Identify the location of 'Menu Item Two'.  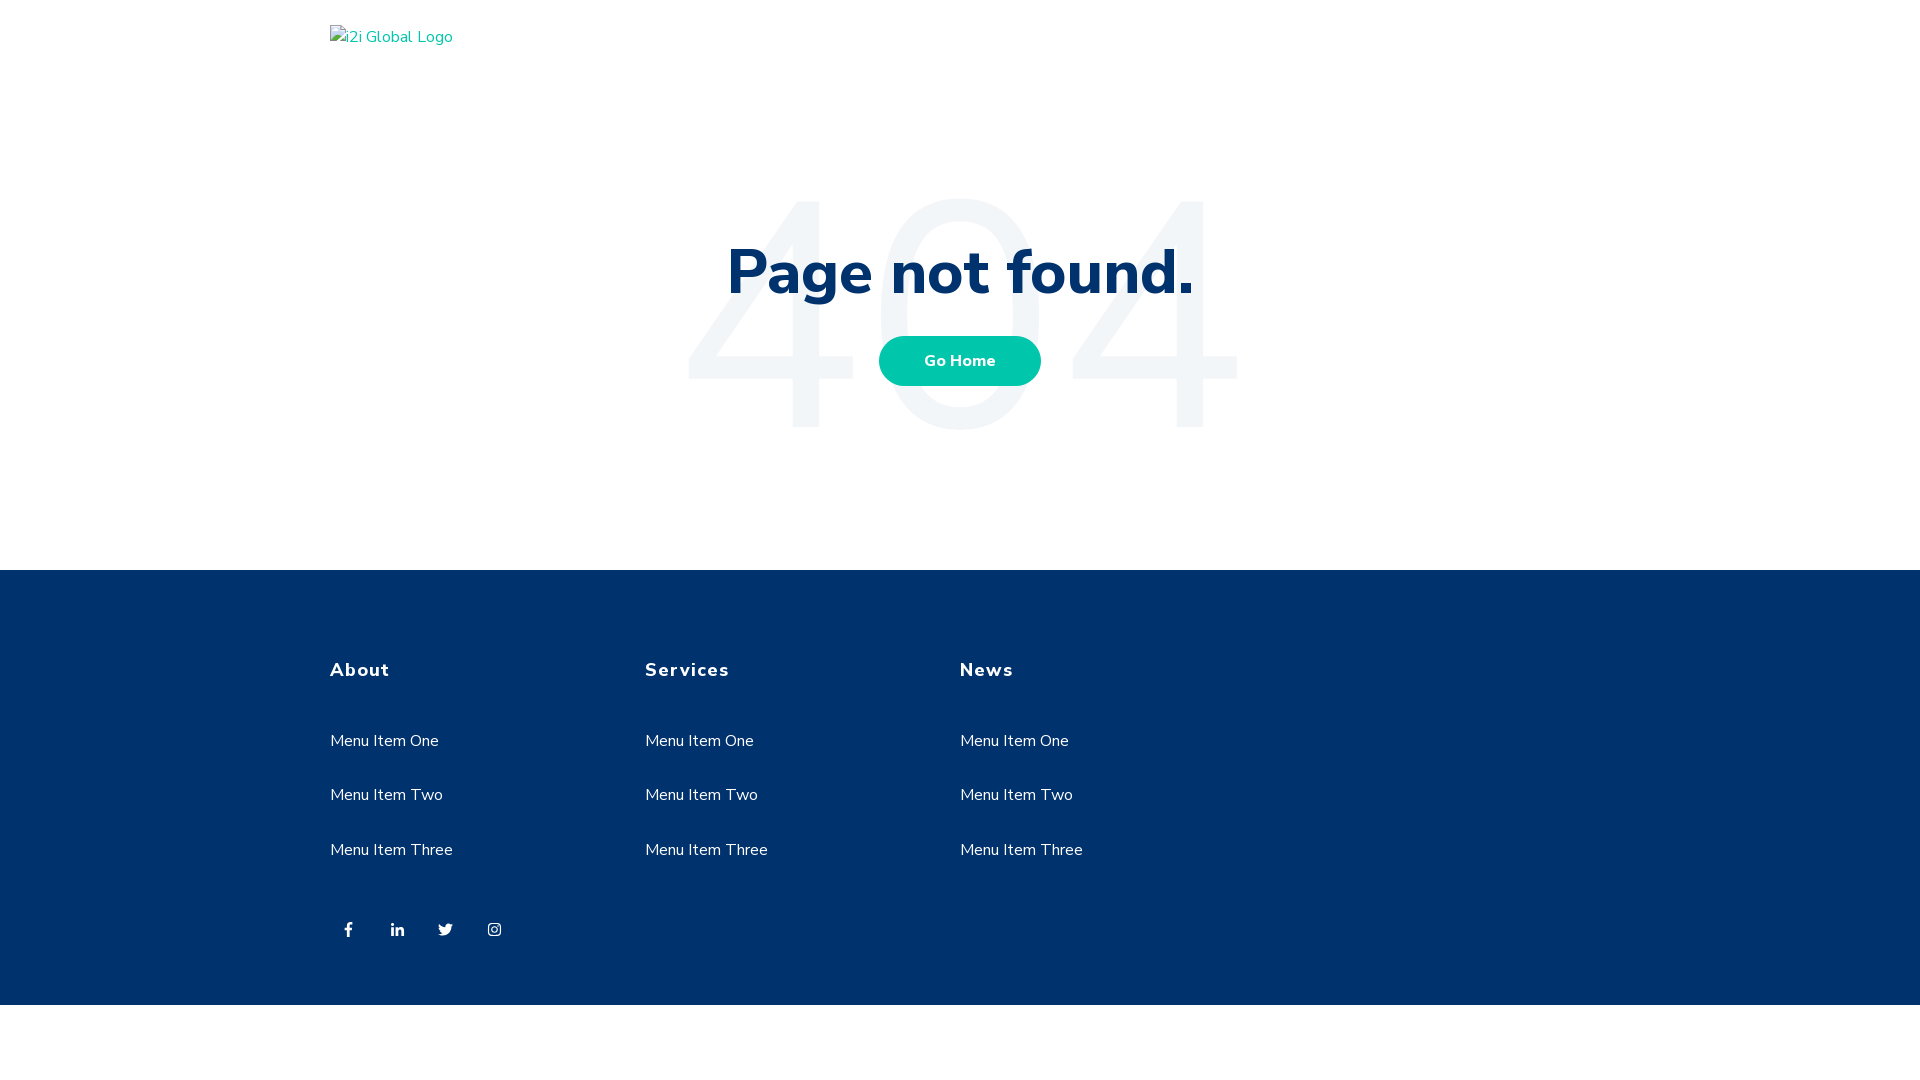
(644, 793).